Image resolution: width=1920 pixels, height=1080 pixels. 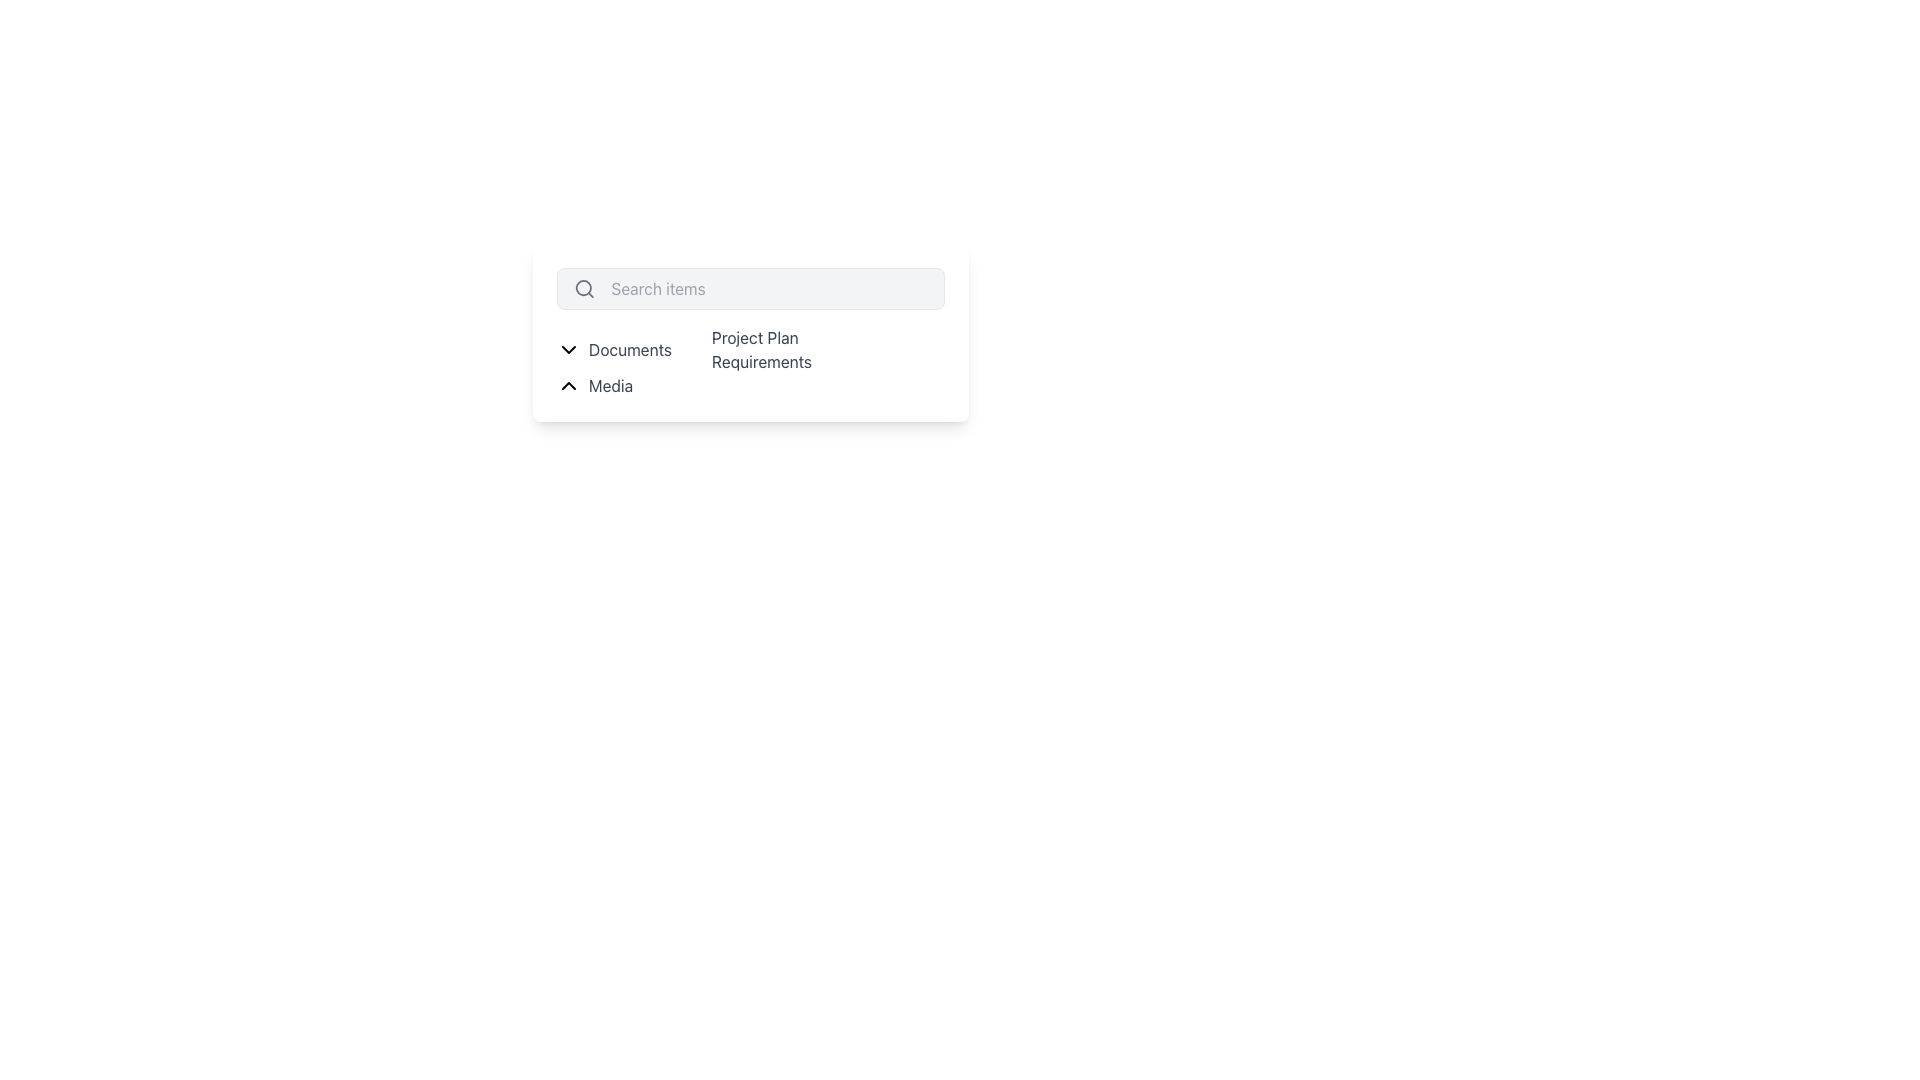 I want to click on the text label for the category 'Documents', which is the first item in the row containing 'Documents', 'Project Plan', and 'Requirements', so click(x=629, y=349).